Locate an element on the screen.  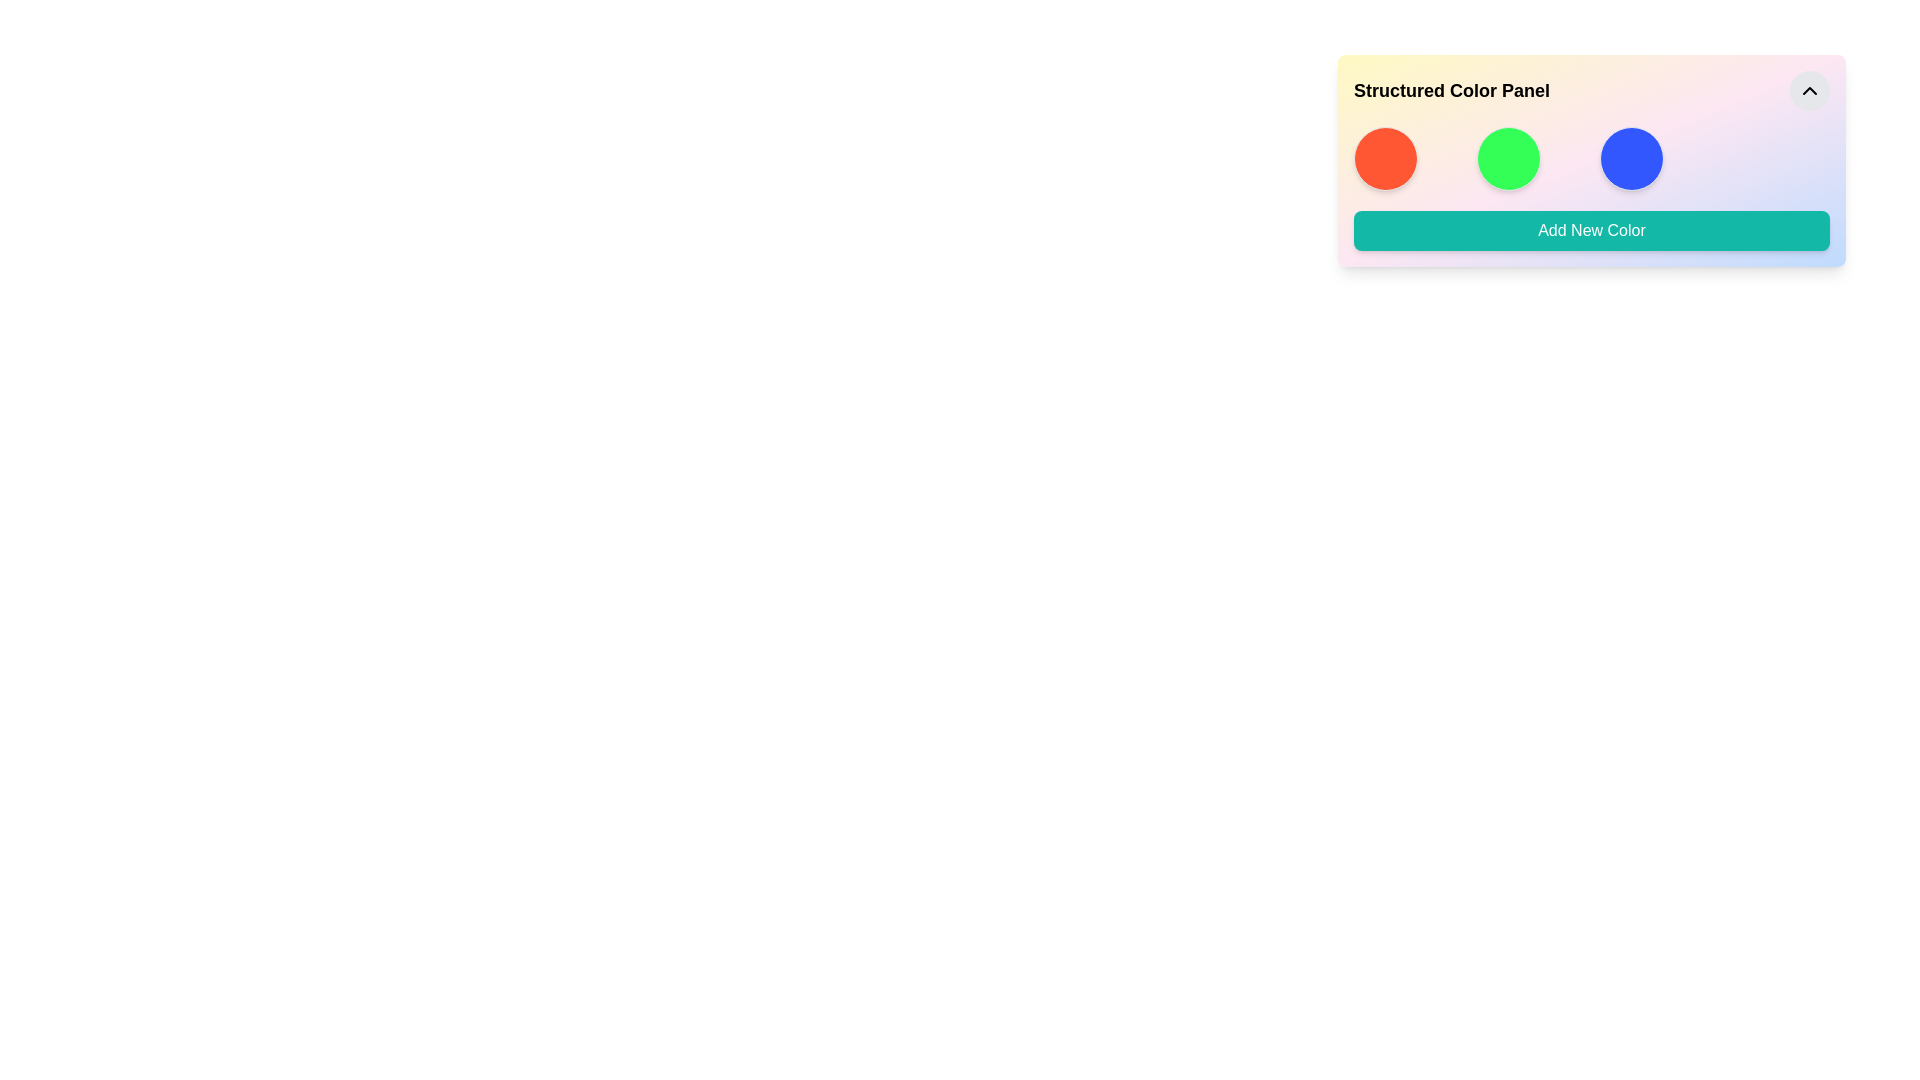
the second circular Graphical Indicator with a bright green background in the Structured Color Panel is located at coordinates (1508, 157).